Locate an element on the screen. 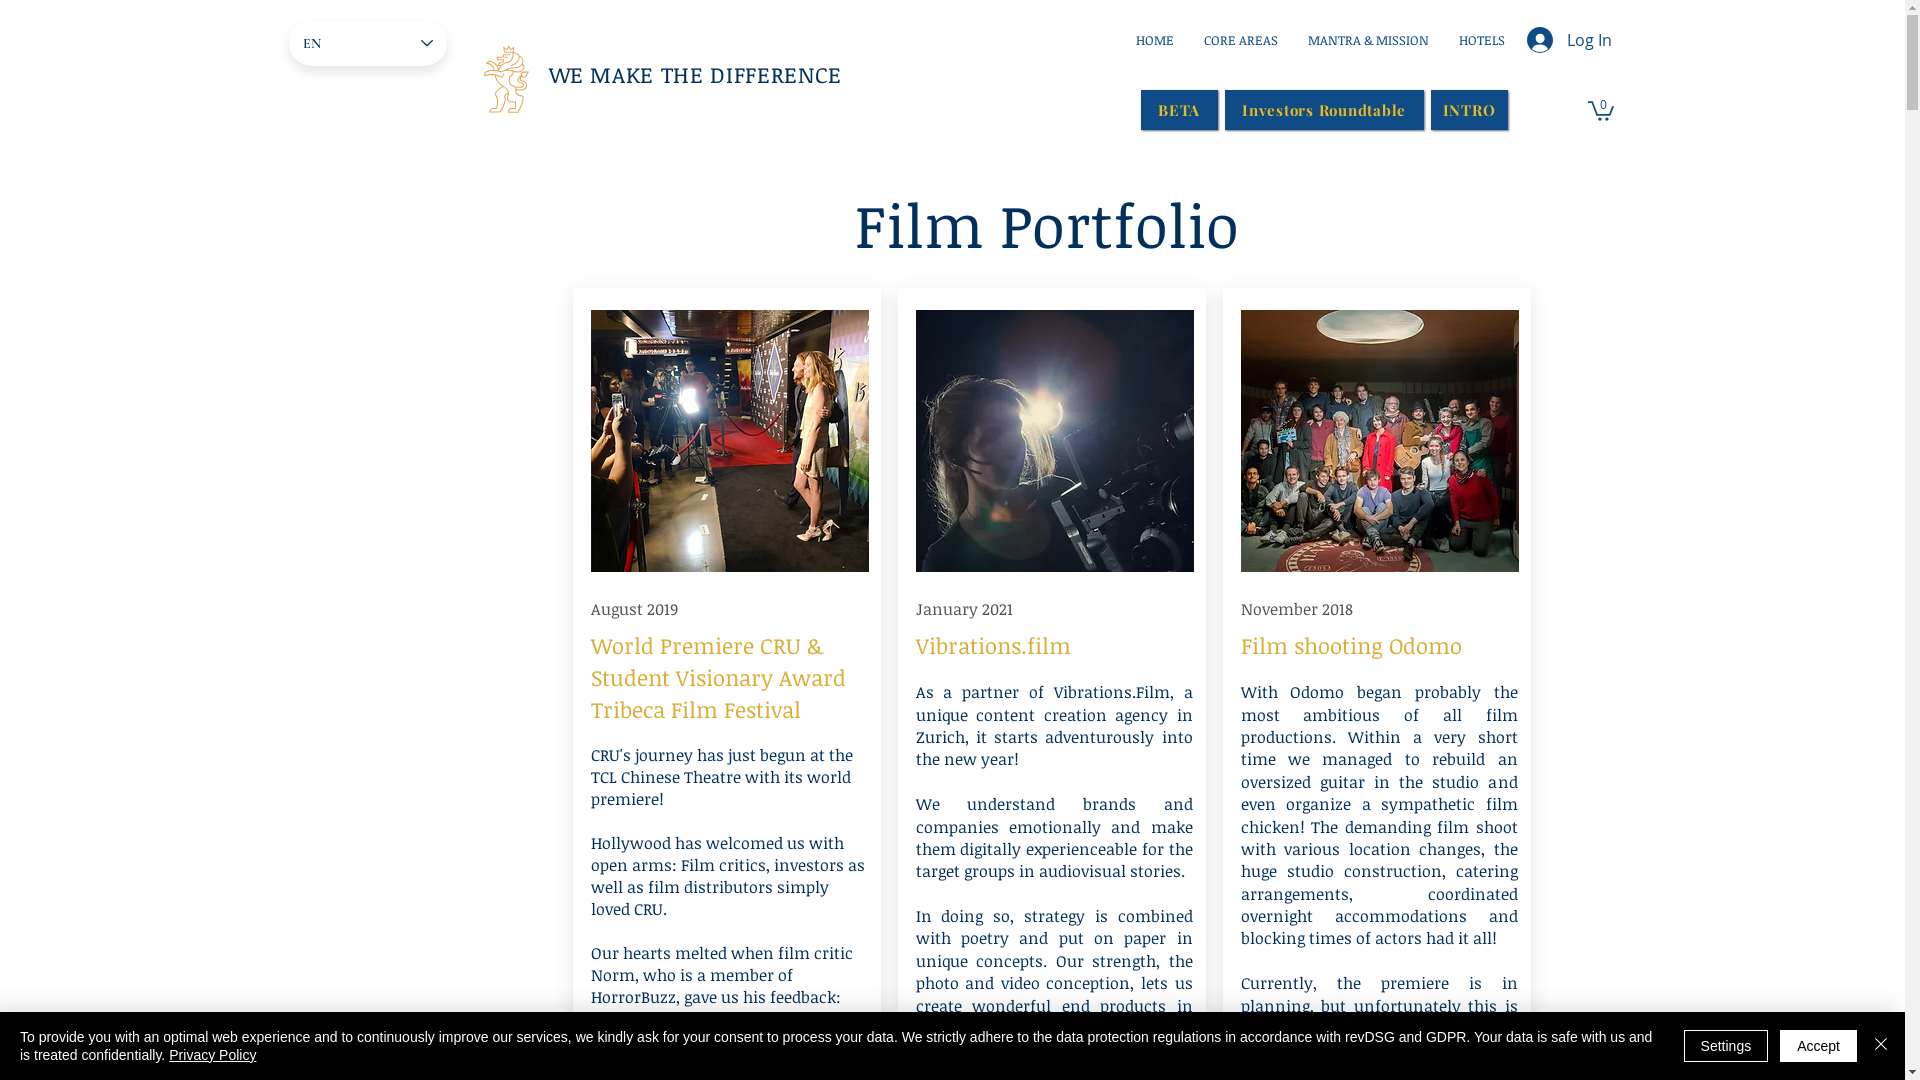 The width and height of the screenshot is (1920, 1080). 'HOME' is located at coordinates (1153, 39).